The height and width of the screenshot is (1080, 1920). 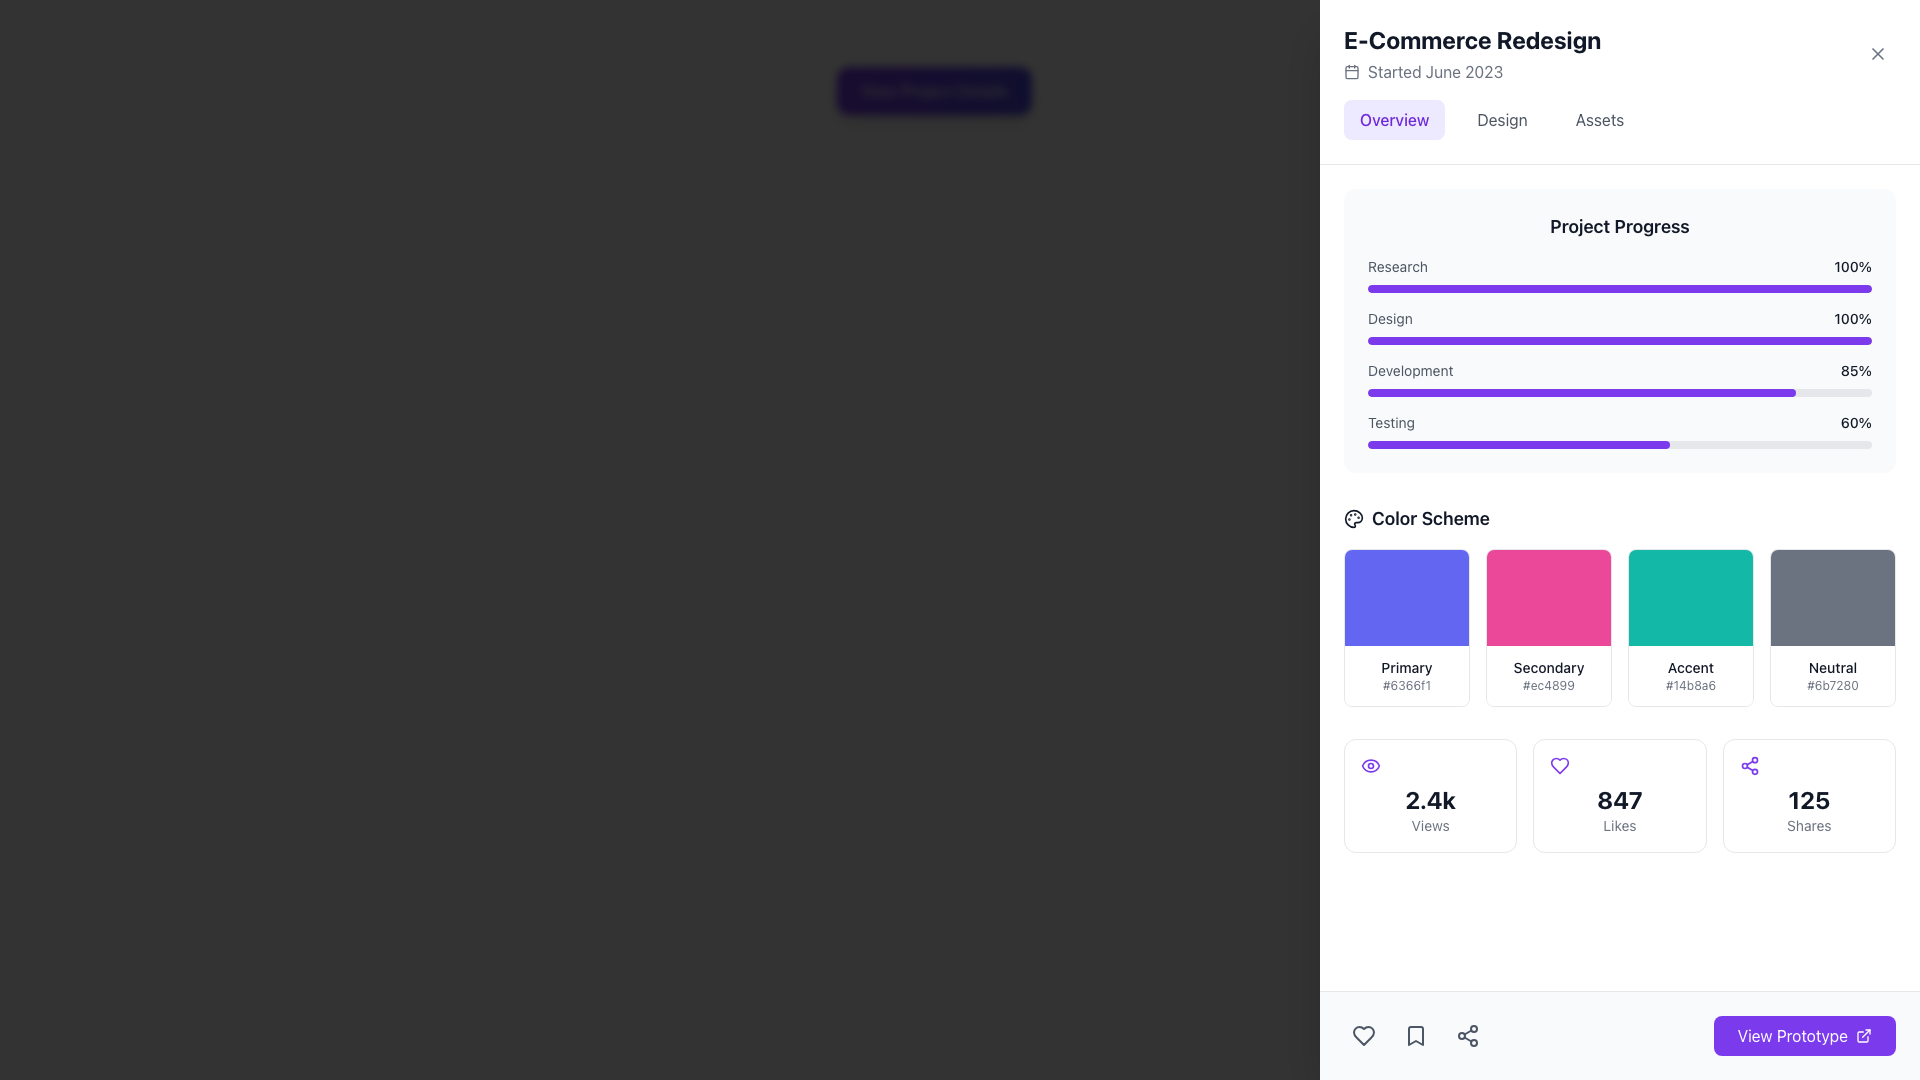 I want to click on the static text label displaying '#6b7280', which is styled in light gray and positioned directly below the title 'Neutral' in the fourth box of the 'Color Scheme' section, so click(x=1833, y=685).